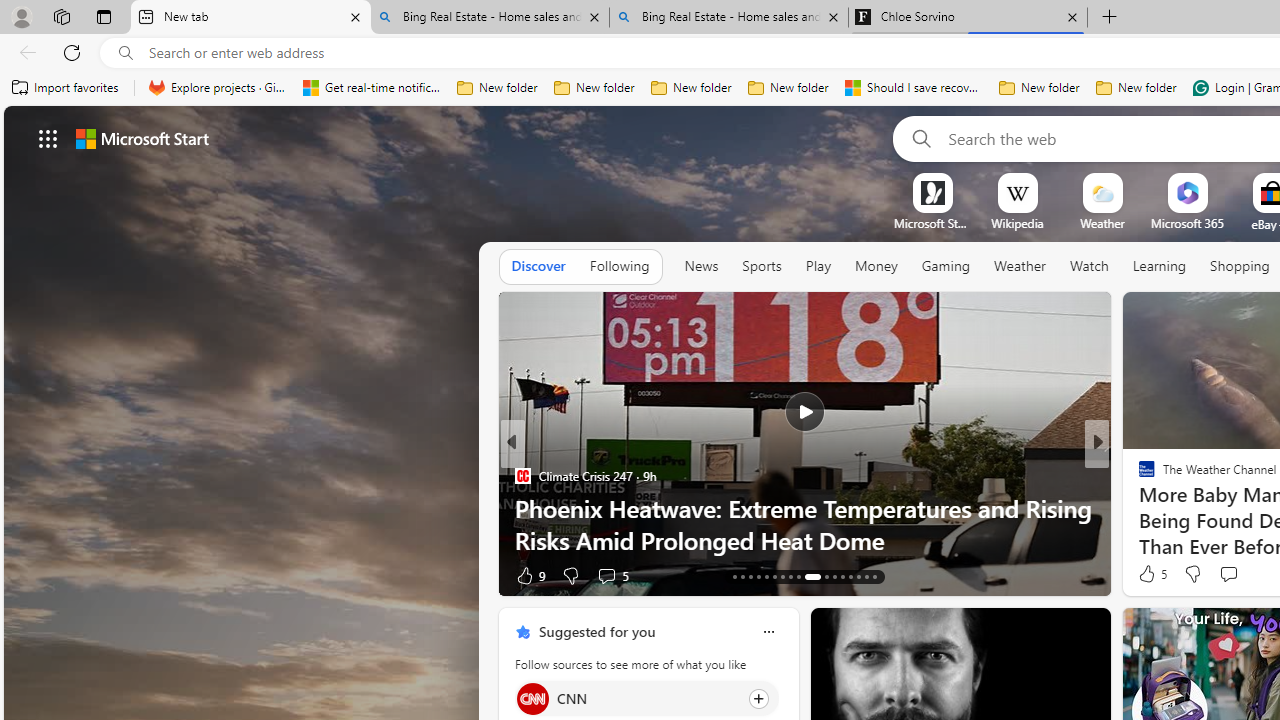 This screenshot has height=720, width=1280. Describe the element at coordinates (1152, 575) in the screenshot. I see `'151 Like'` at that location.